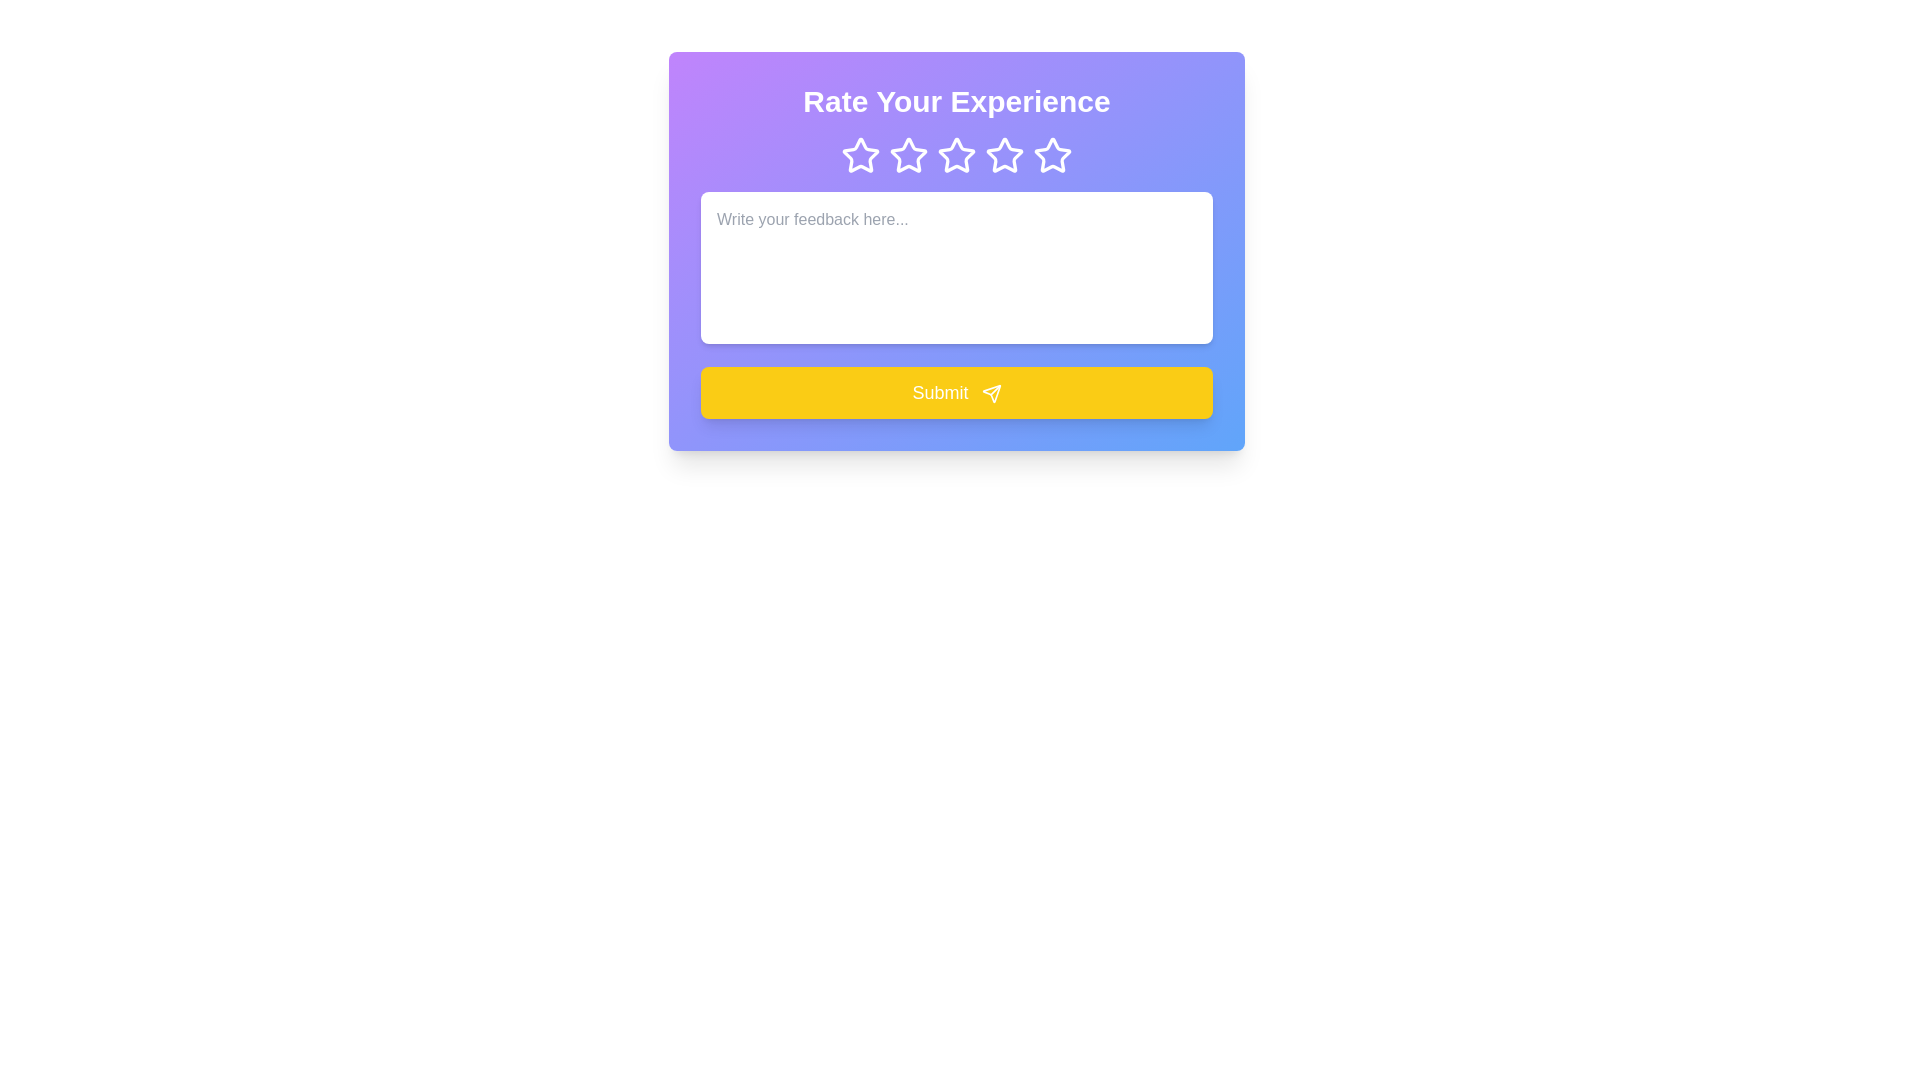 The image size is (1920, 1080). What do you see at coordinates (1051, 154) in the screenshot?
I see `the fifth star icon in the 5-star rating system, which indicates a five-star rating, located in the top center area of the interface above the feedback text box` at bounding box center [1051, 154].